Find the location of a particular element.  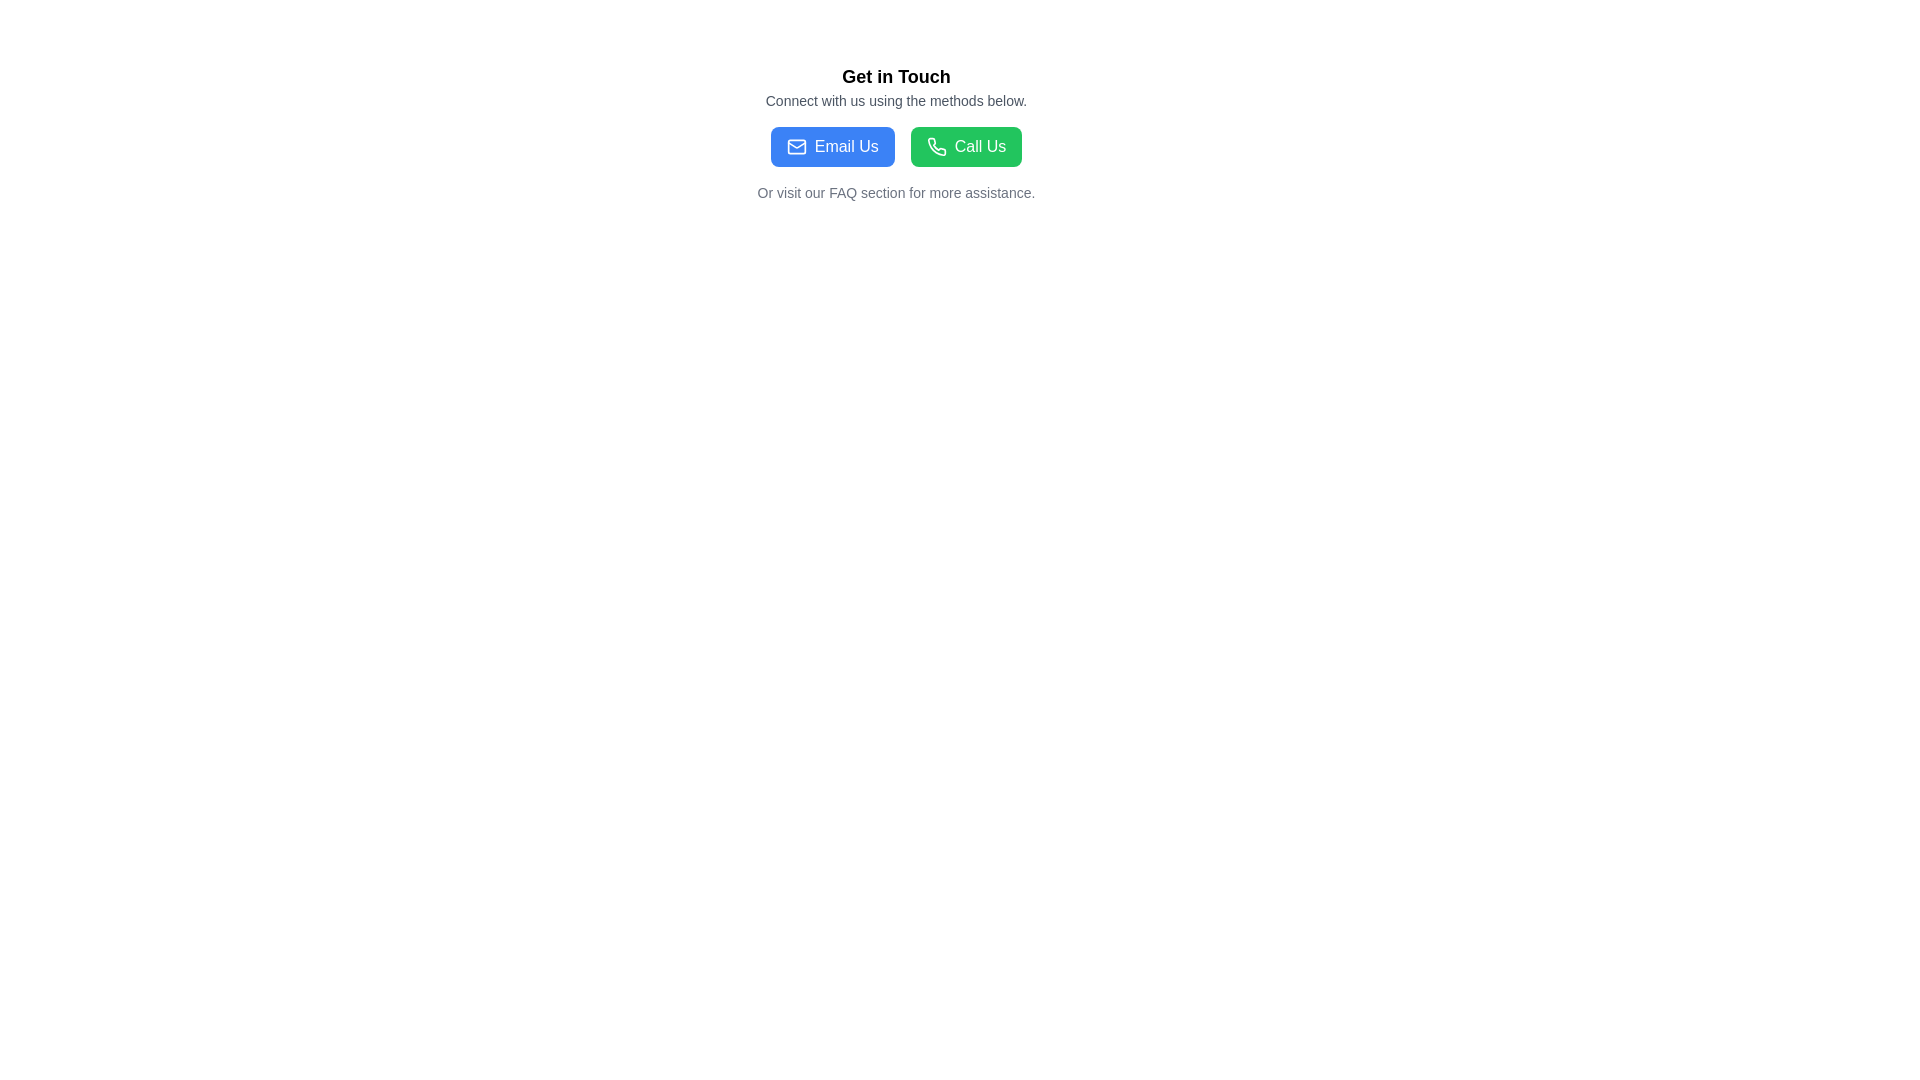

the 'Call Us' button, which has a green background, white text, and a phone icon is located at coordinates (966, 145).